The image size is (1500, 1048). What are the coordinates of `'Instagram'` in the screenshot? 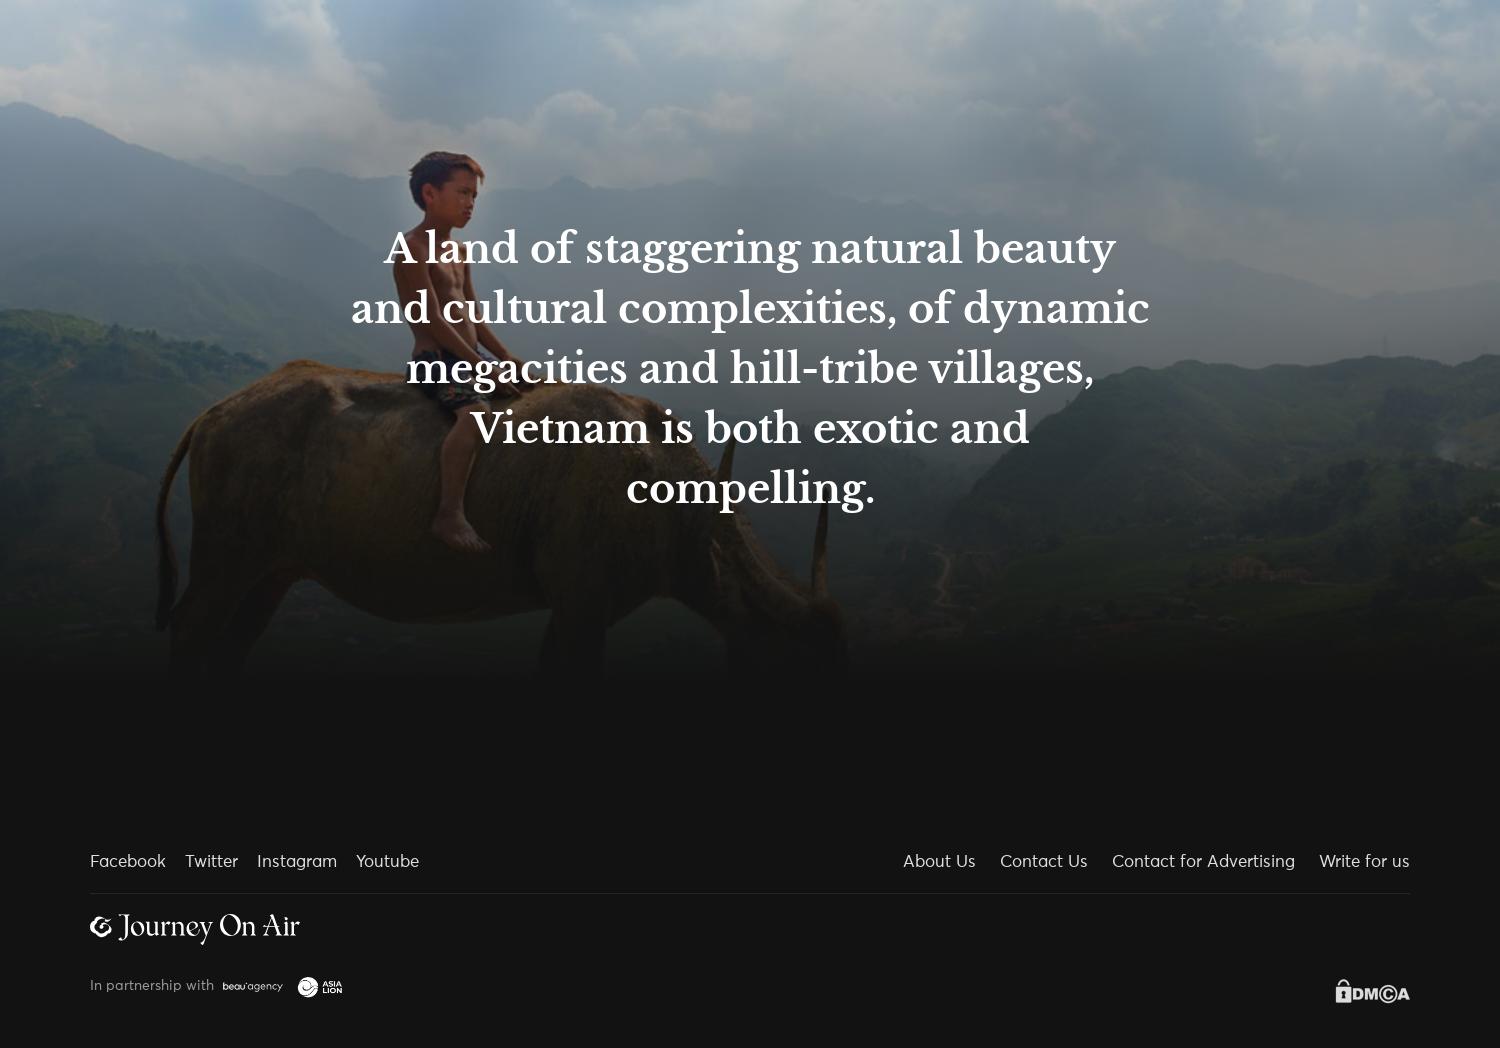 It's located at (297, 862).